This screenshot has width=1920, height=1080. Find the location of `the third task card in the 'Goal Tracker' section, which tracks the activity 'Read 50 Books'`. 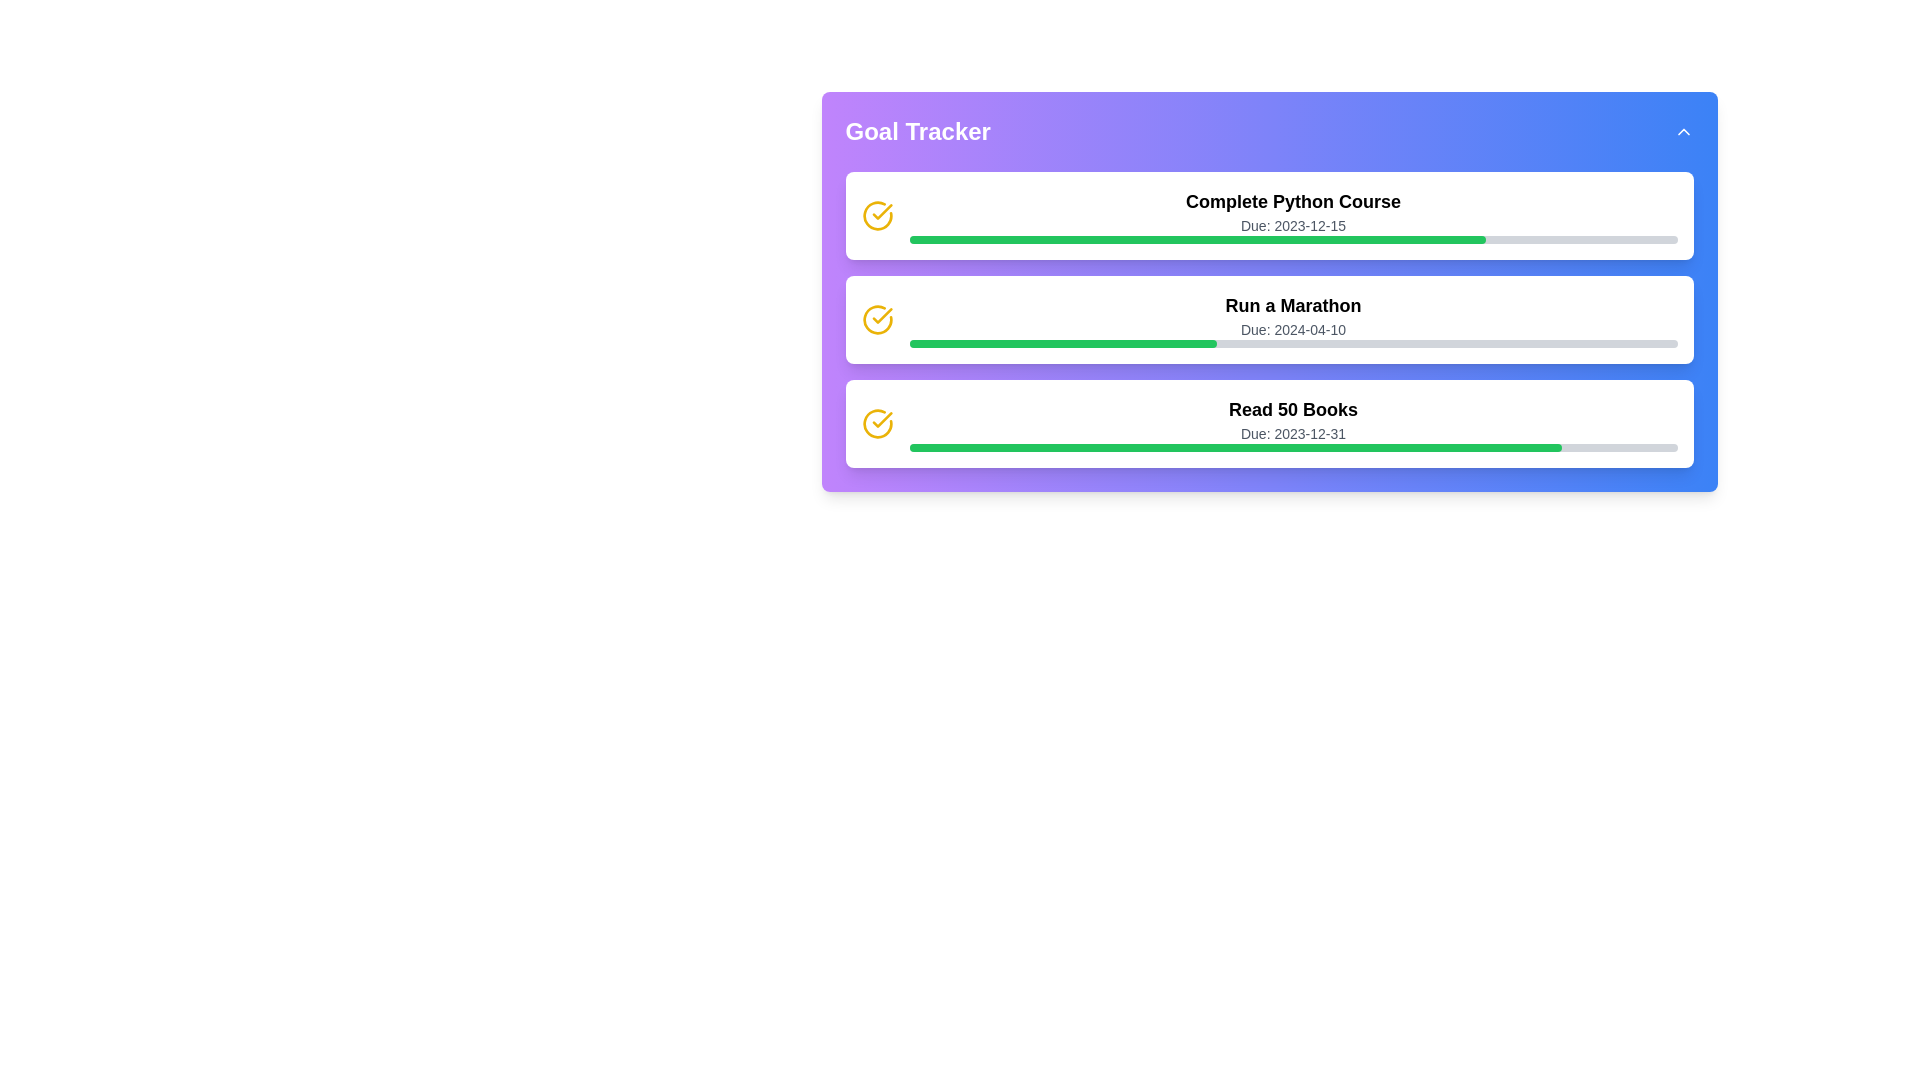

the third task card in the 'Goal Tracker' section, which tracks the activity 'Read 50 Books' is located at coordinates (1268, 423).